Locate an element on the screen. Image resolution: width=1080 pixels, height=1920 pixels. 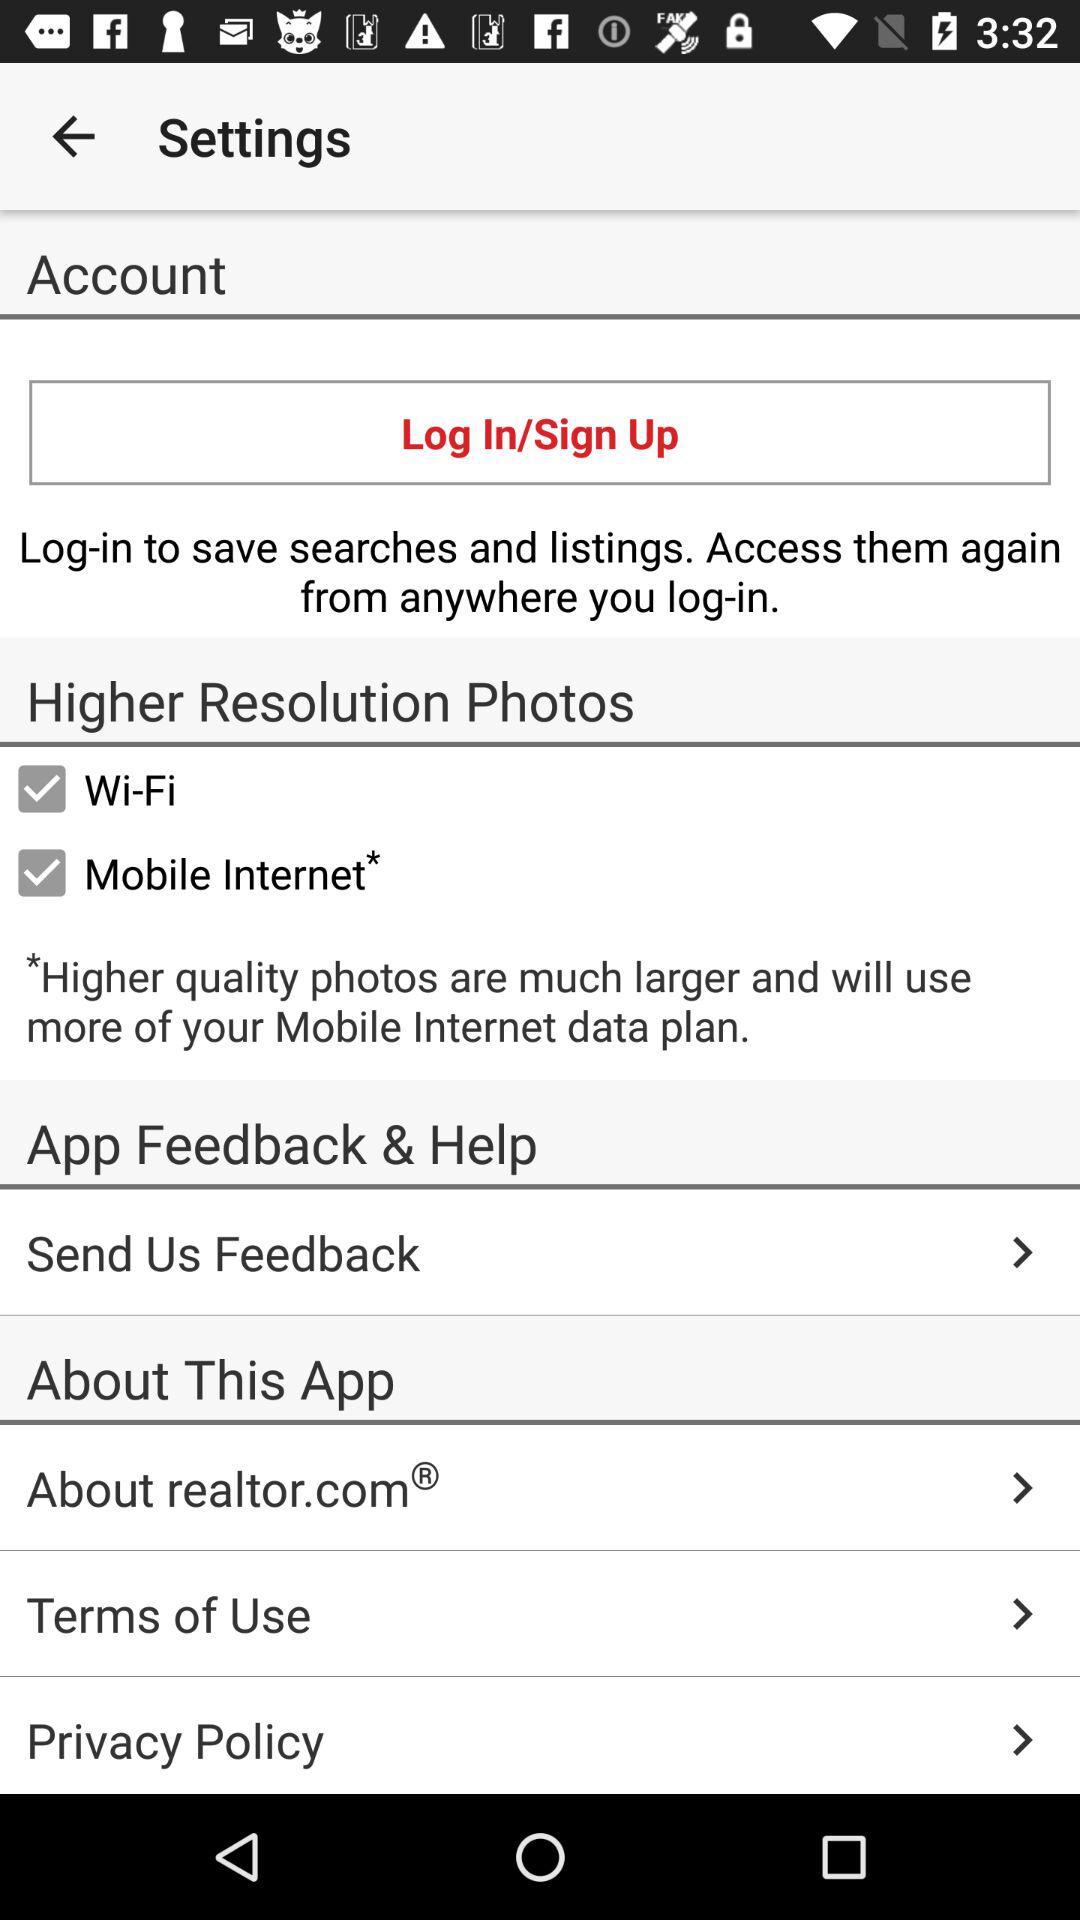
icon next to the settings icon is located at coordinates (72, 135).